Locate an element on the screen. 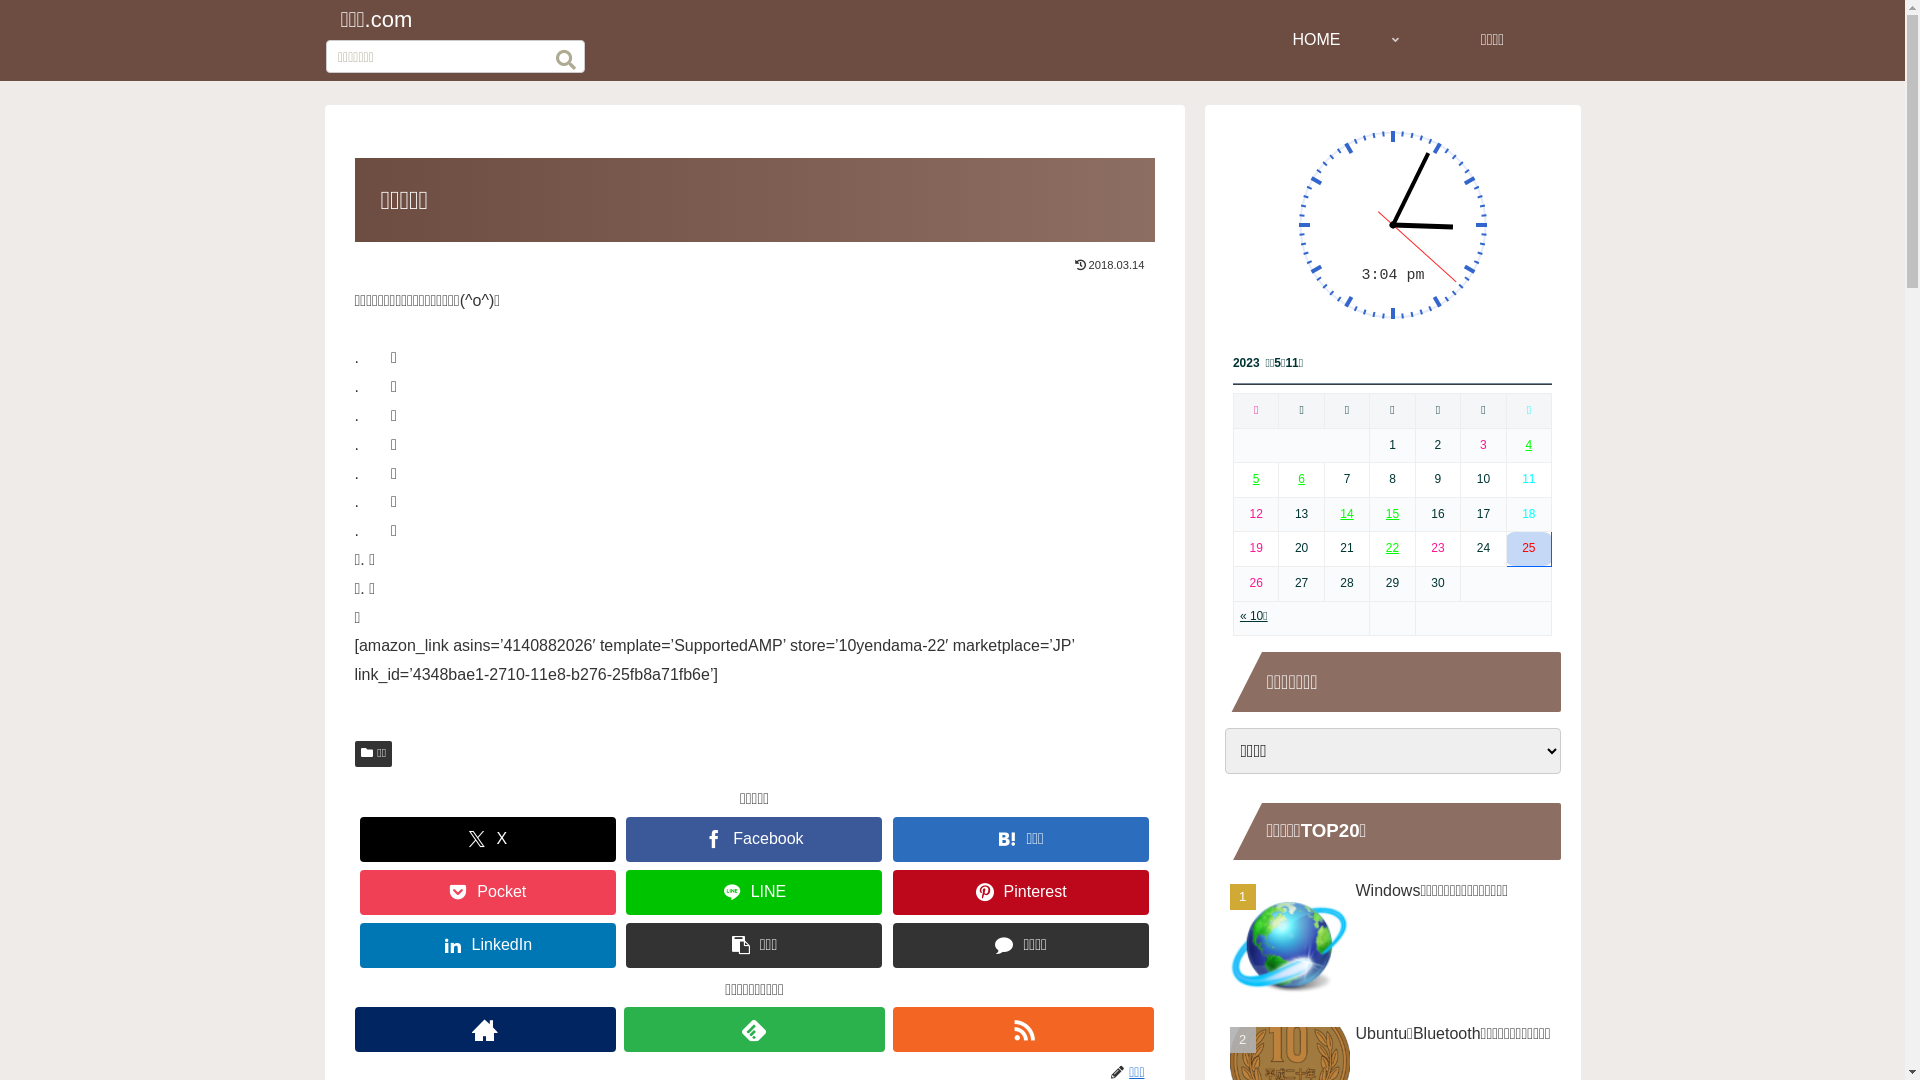 This screenshot has height=1080, width=1920. 'HOME' is located at coordinates (1315, 39).